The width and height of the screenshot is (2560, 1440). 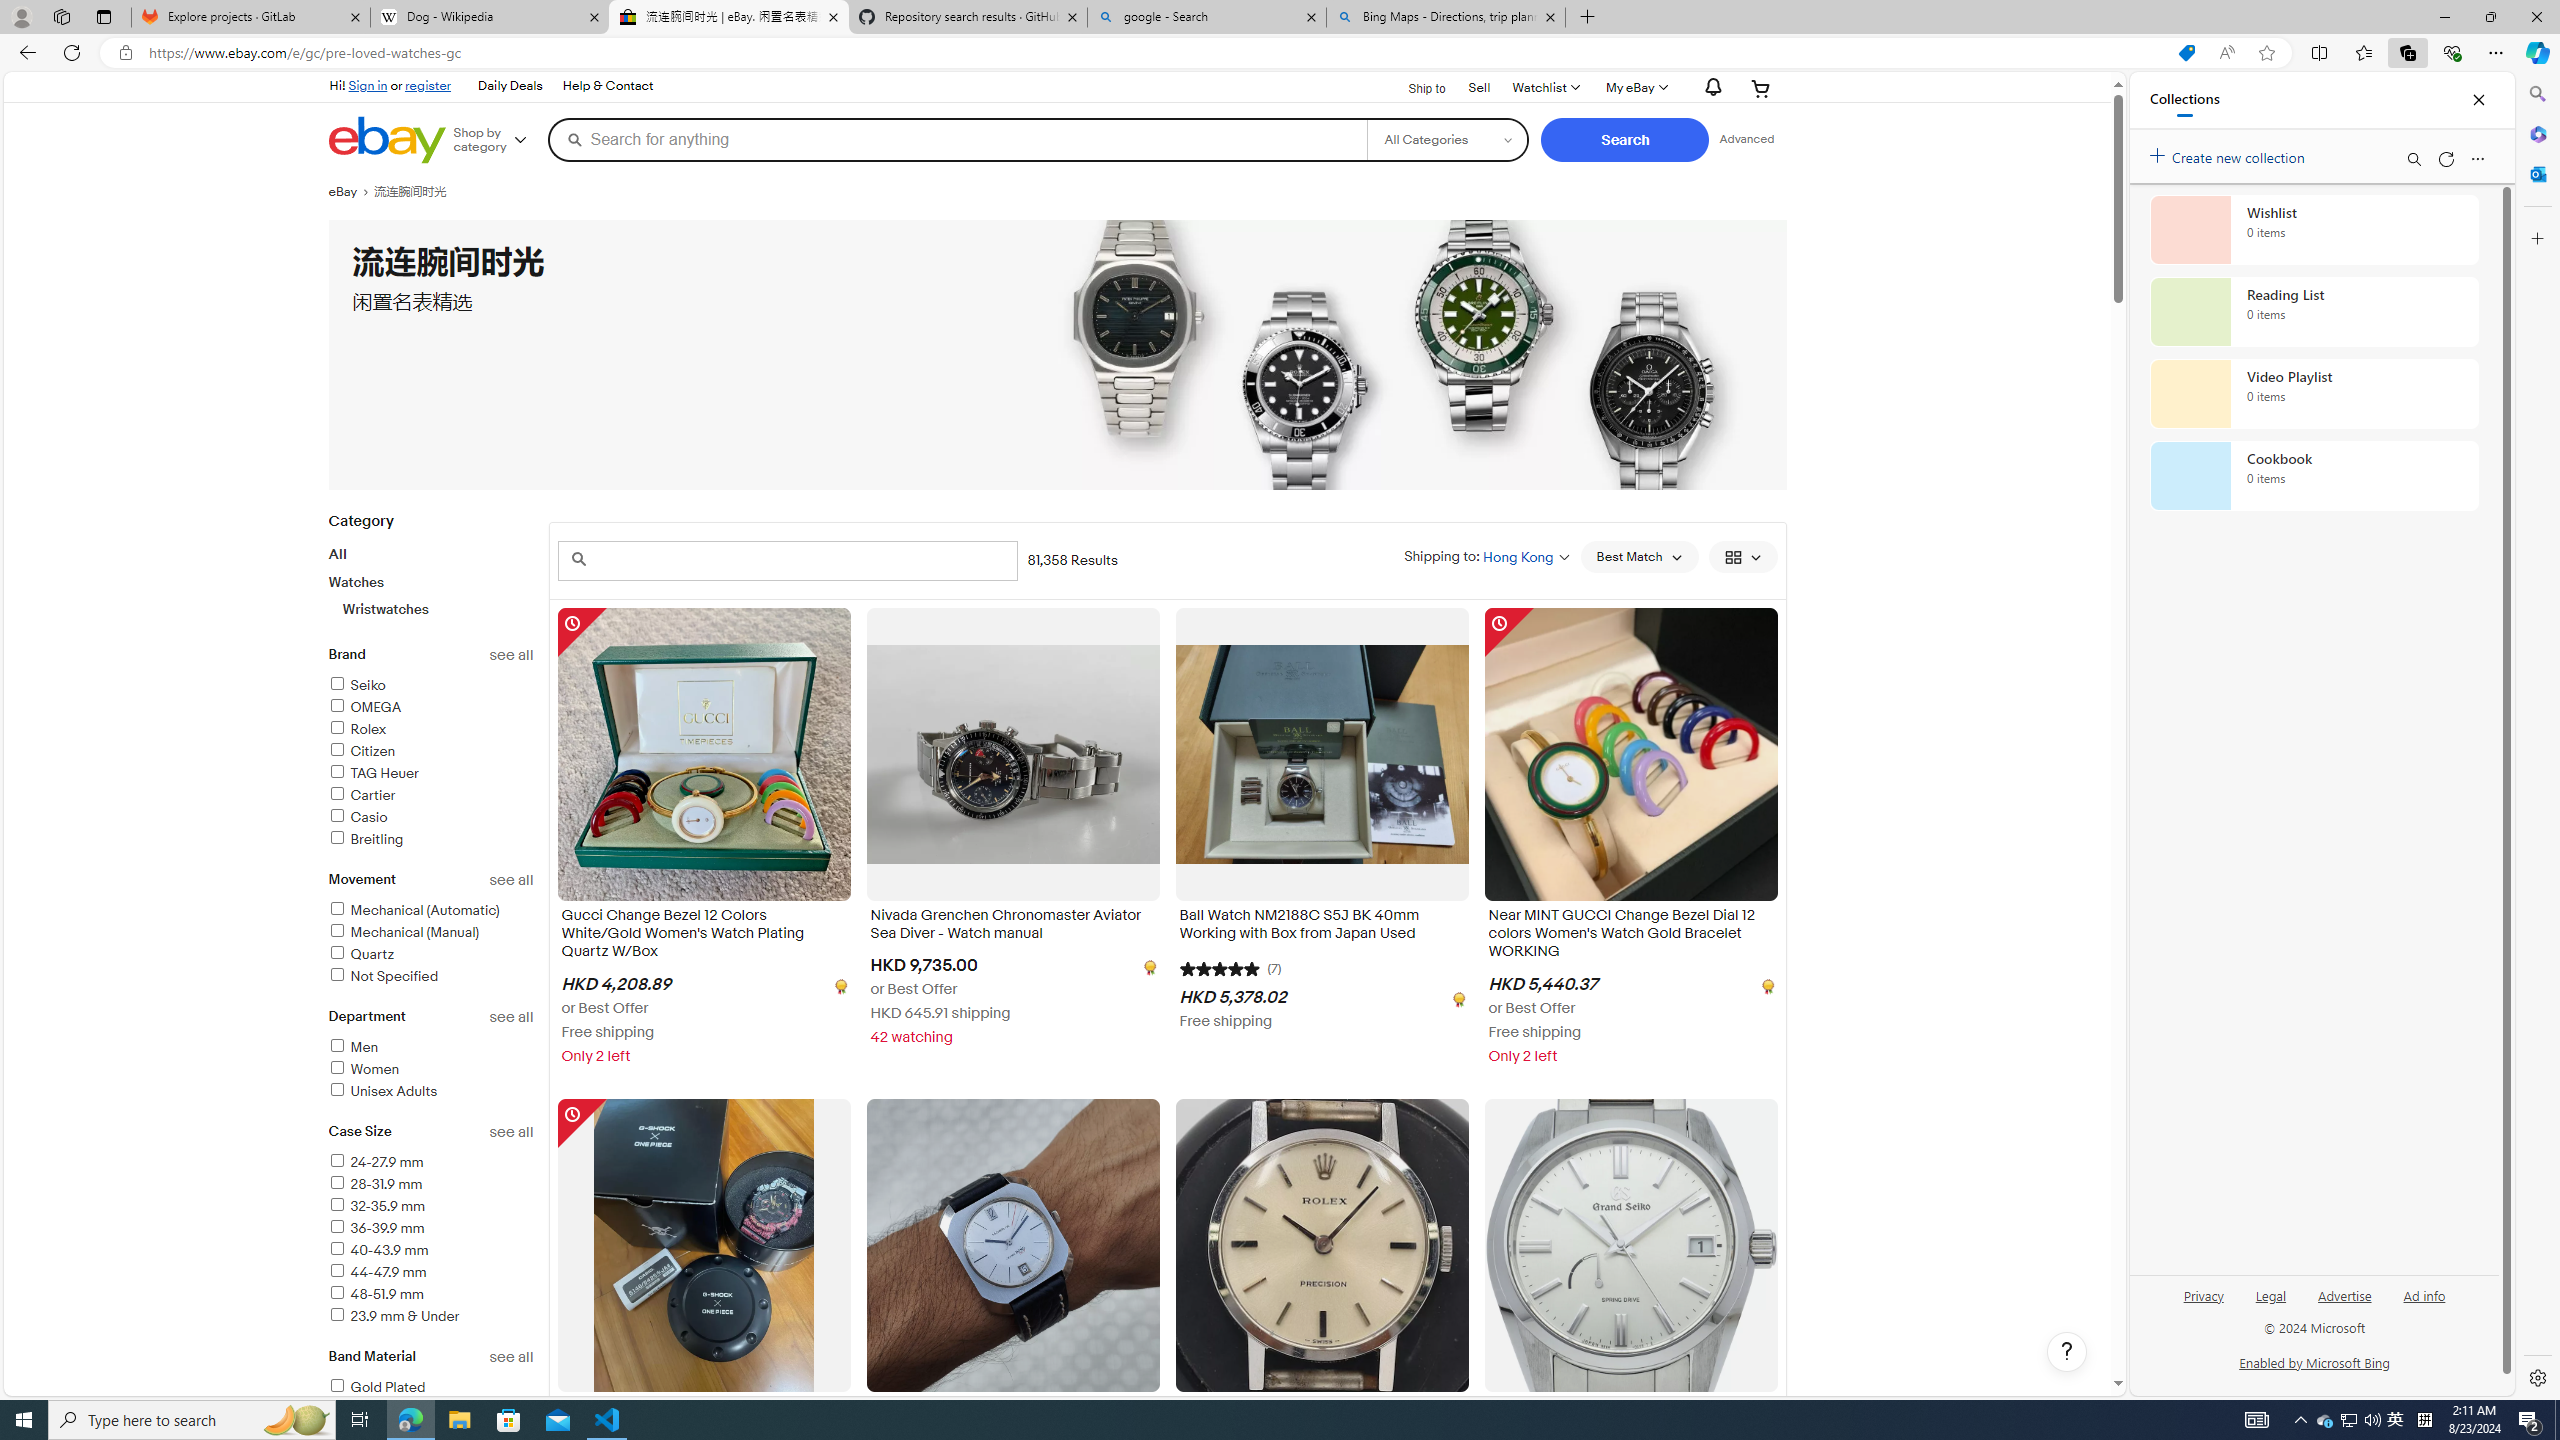 What do you see at coordinates (394, 1315) in the screenshot?
I see `'23.9 mm & Under'` at bounding box center [394, 1315].